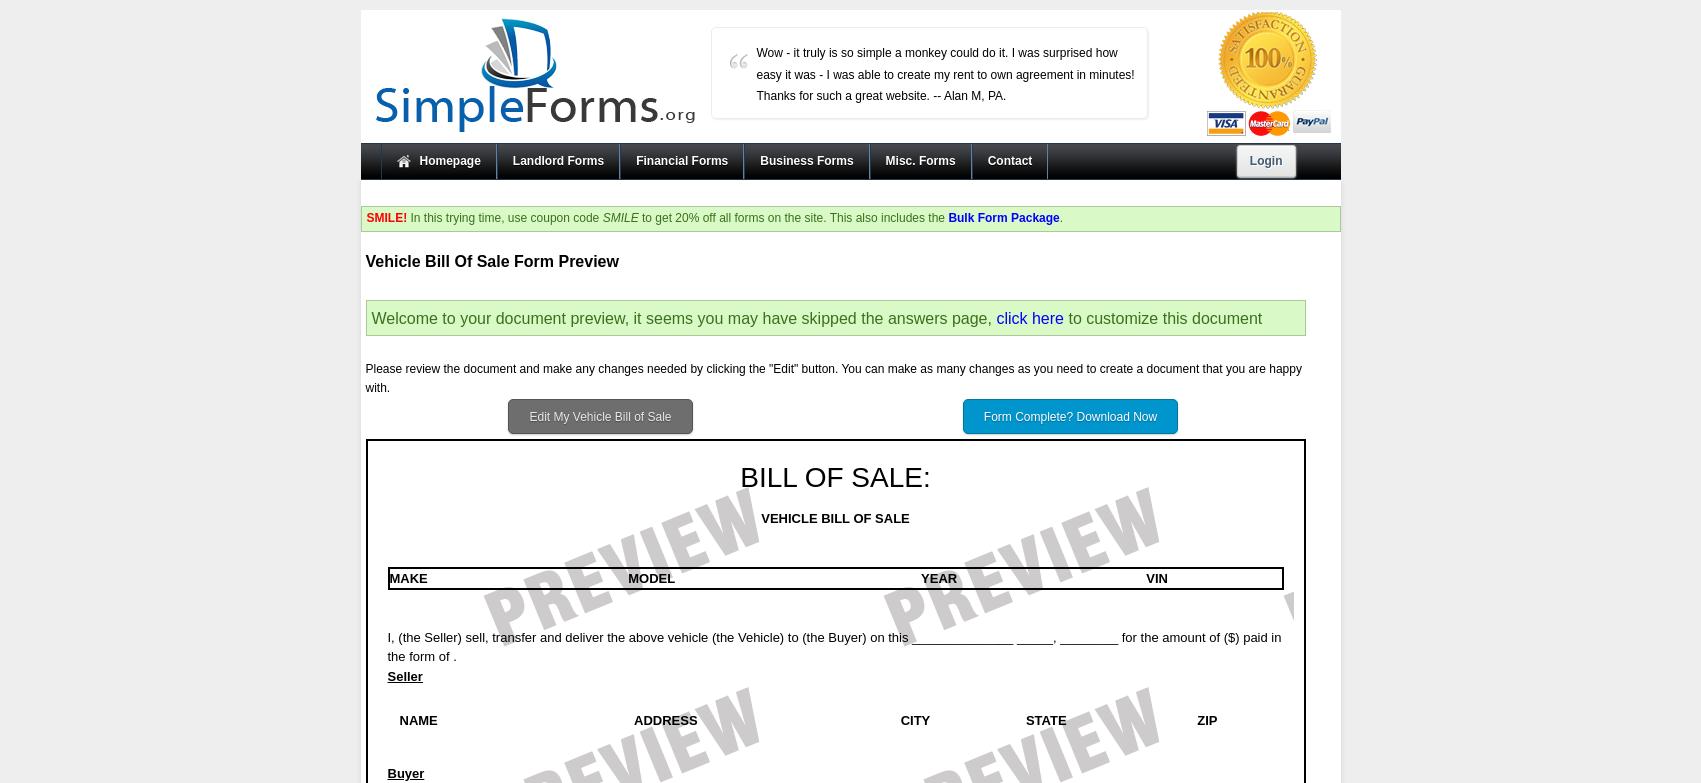 The height and width of the screenshot is (783, 1701). I want to click on 'Please review the document and make any changes needed by clicking the "Edit" button. You can make as many changes as you need to create a document that you are happy with.', so click(364, 378).